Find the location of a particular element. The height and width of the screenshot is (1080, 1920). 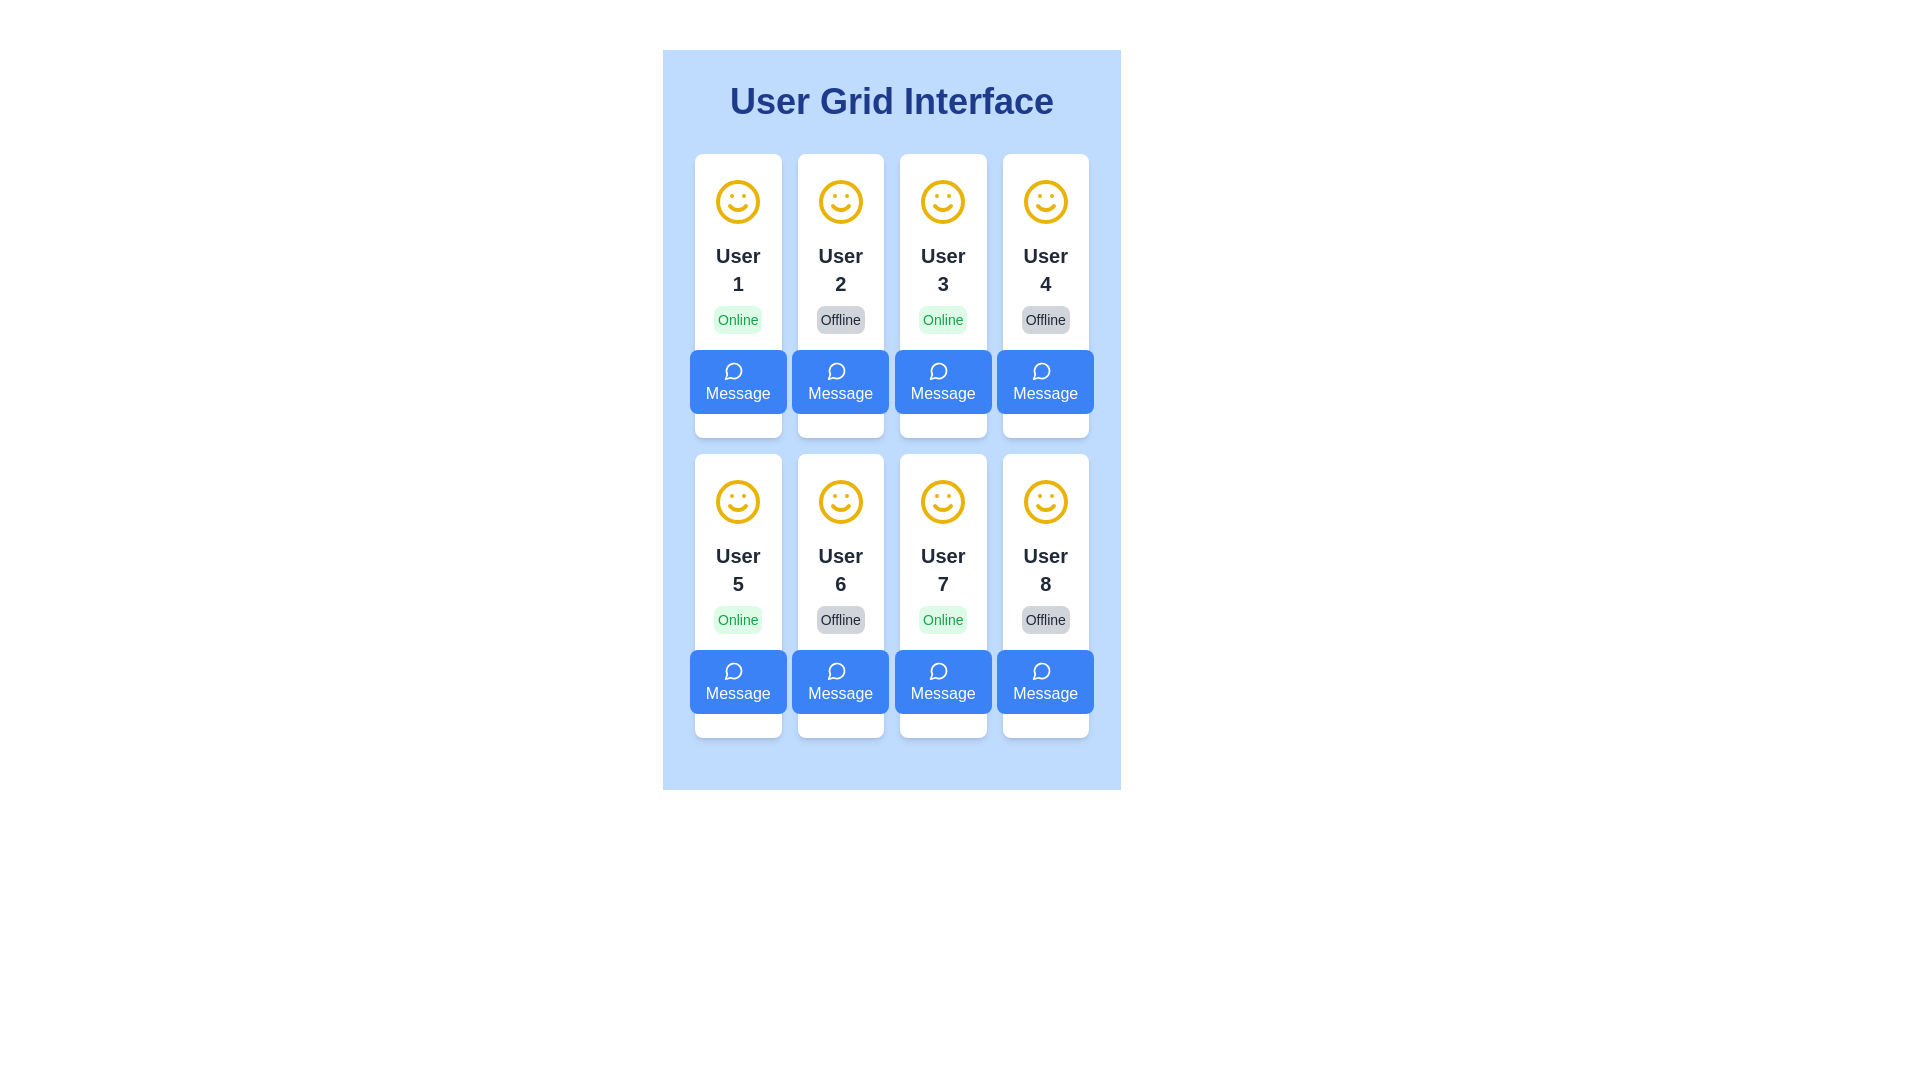

the decorative icon representing 'User 7' located at the top of the card, which visually indicates user sentiment or status is located at coordinates (942, 500).